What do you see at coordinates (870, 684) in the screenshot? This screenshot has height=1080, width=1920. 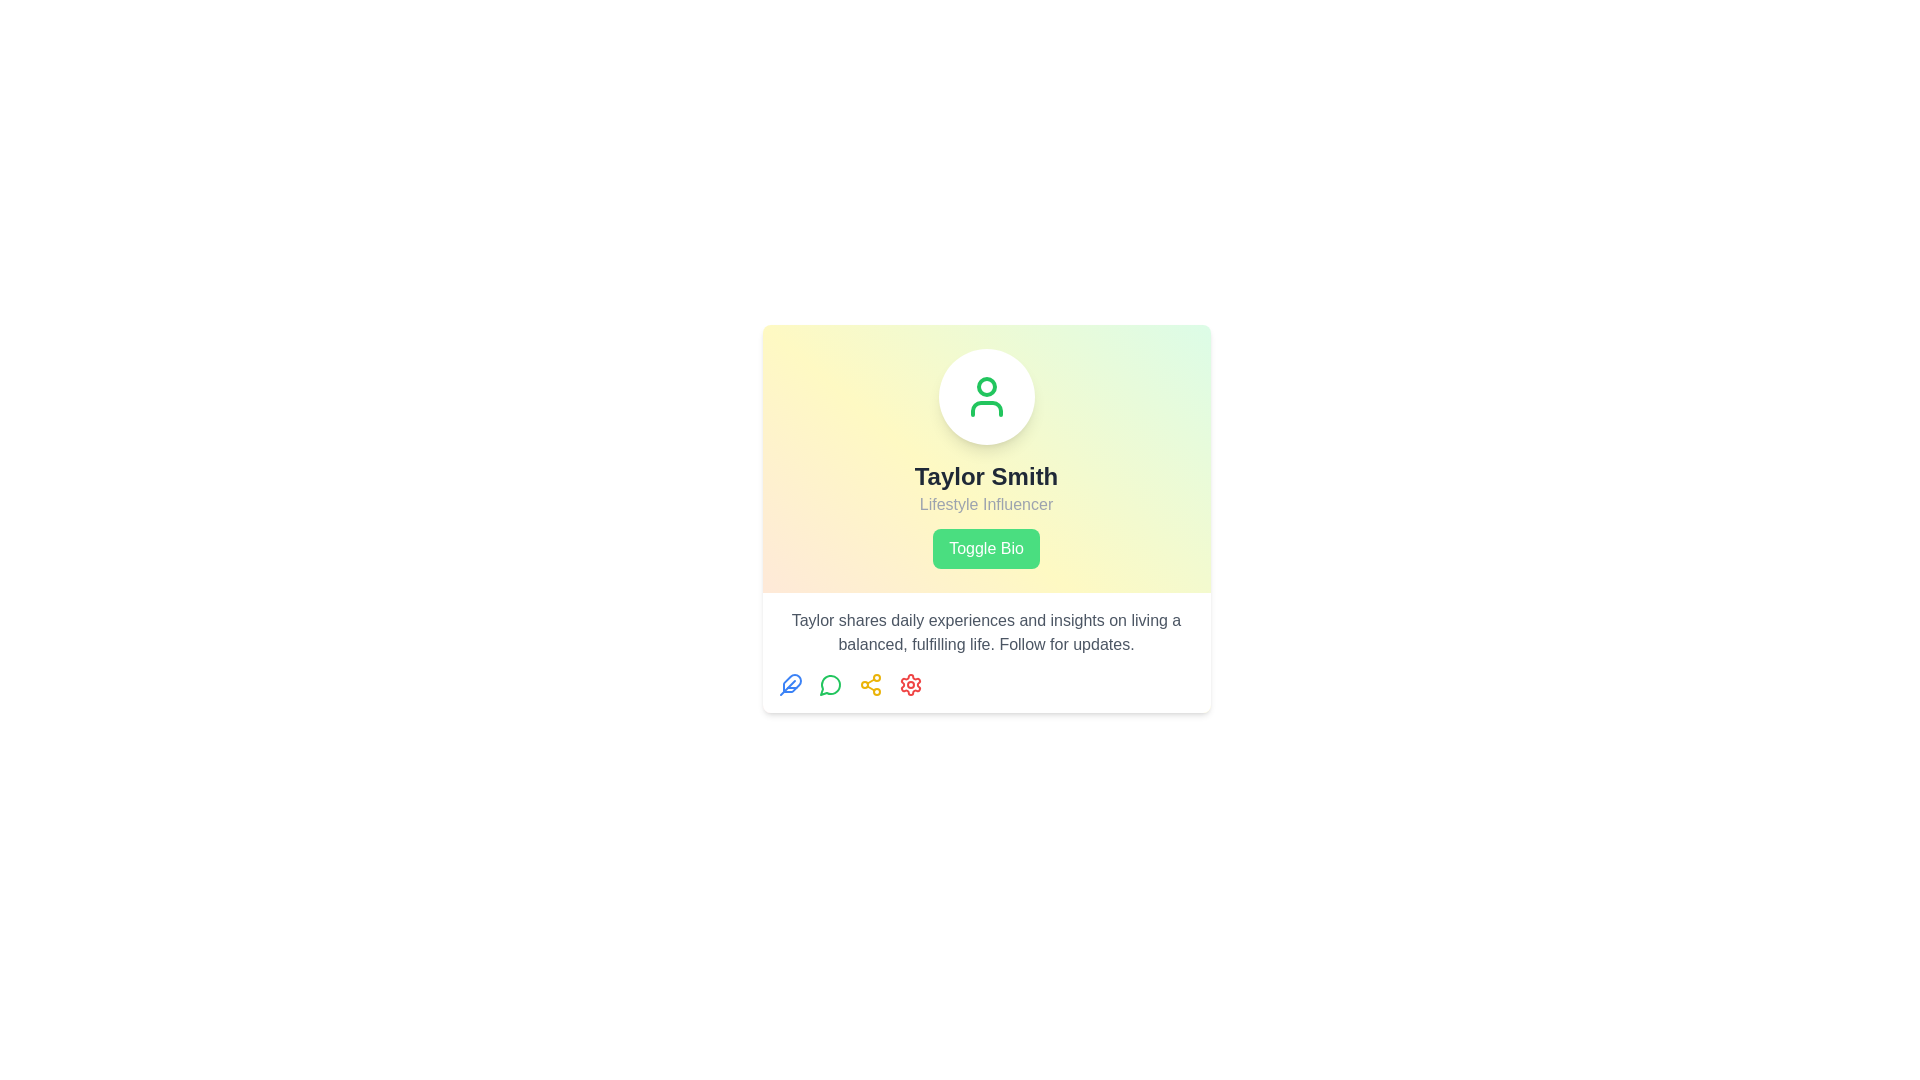 I see `the share icon, which is the third icon in a row of four located below the user profile card` at bounding box center [870, 684].